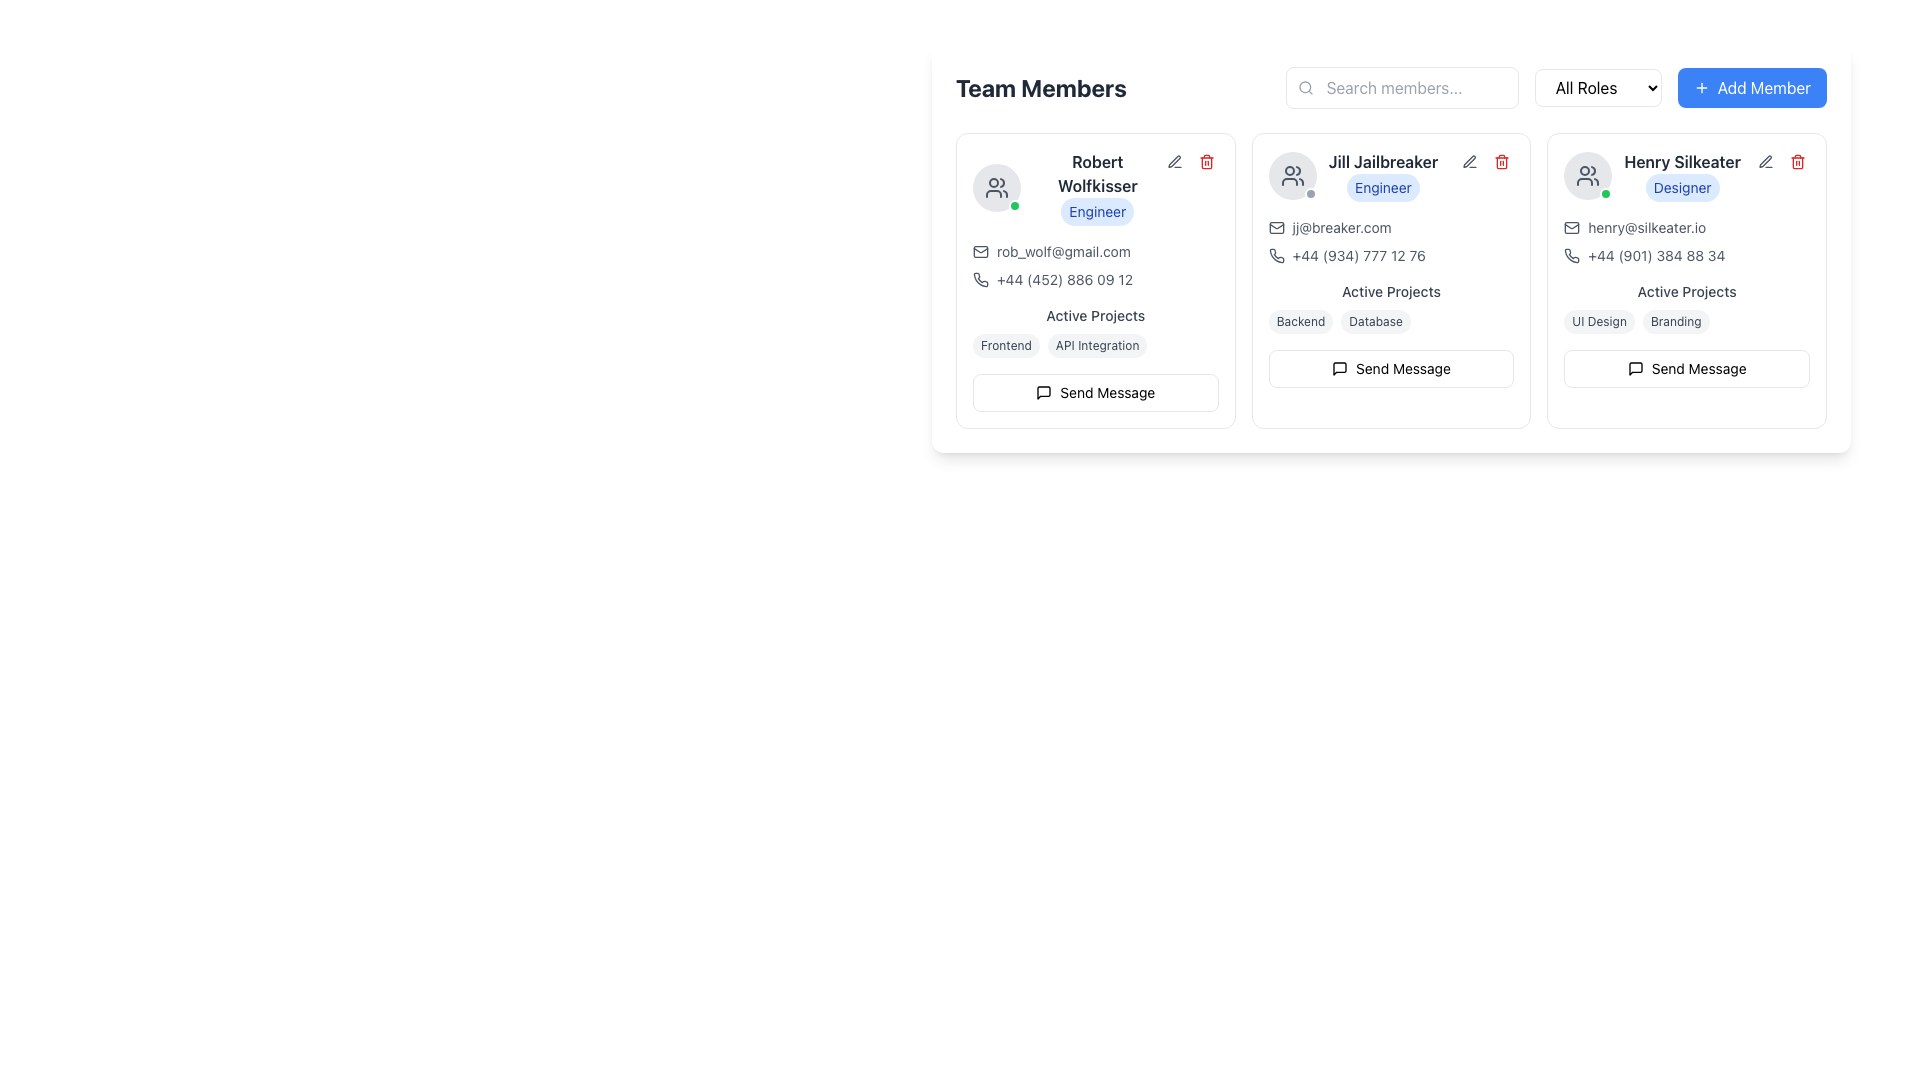  I want to click on the clickable email link for user 'Jill Jailbreaker', so click(1342, 226).